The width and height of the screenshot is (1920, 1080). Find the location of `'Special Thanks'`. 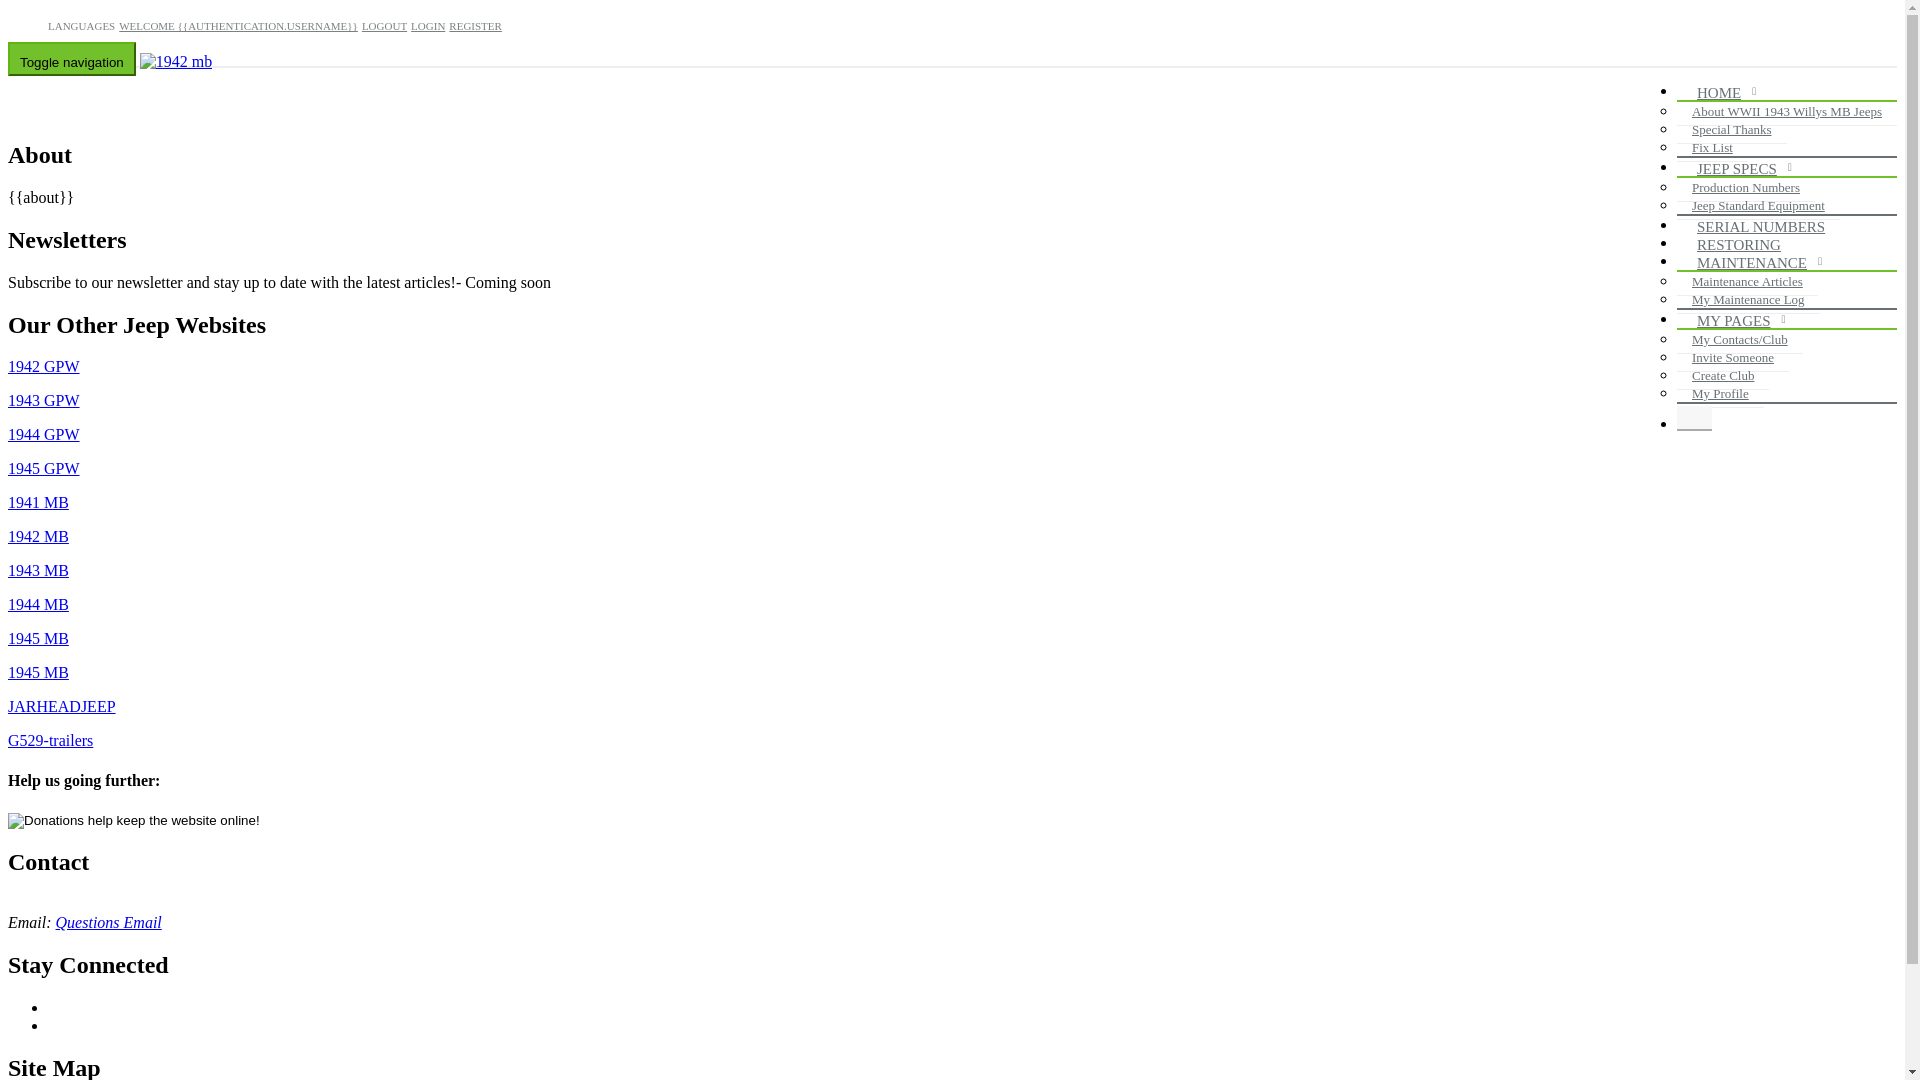

'Special Thanks' is located at coordinates (1731, 130).